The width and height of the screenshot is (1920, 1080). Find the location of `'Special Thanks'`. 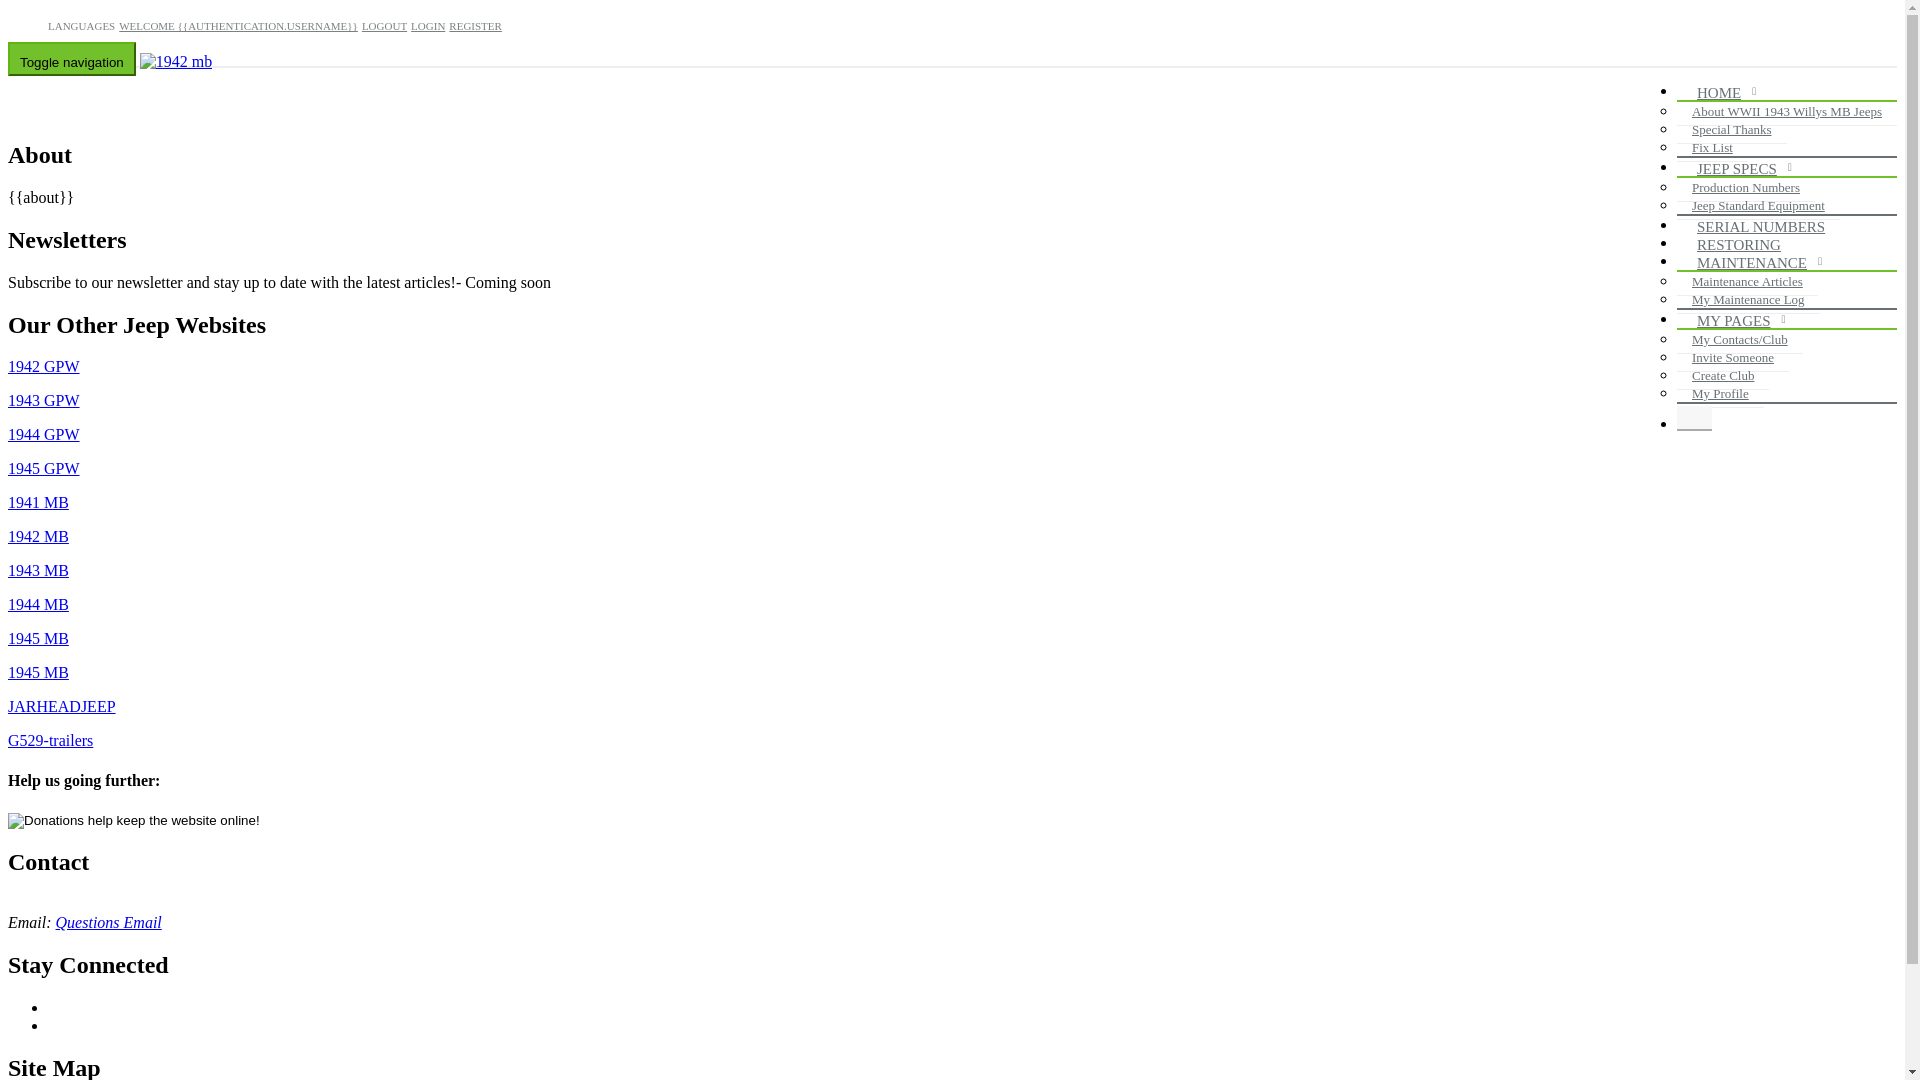

'Special Thanks' is located at coordinates (1731, 130).